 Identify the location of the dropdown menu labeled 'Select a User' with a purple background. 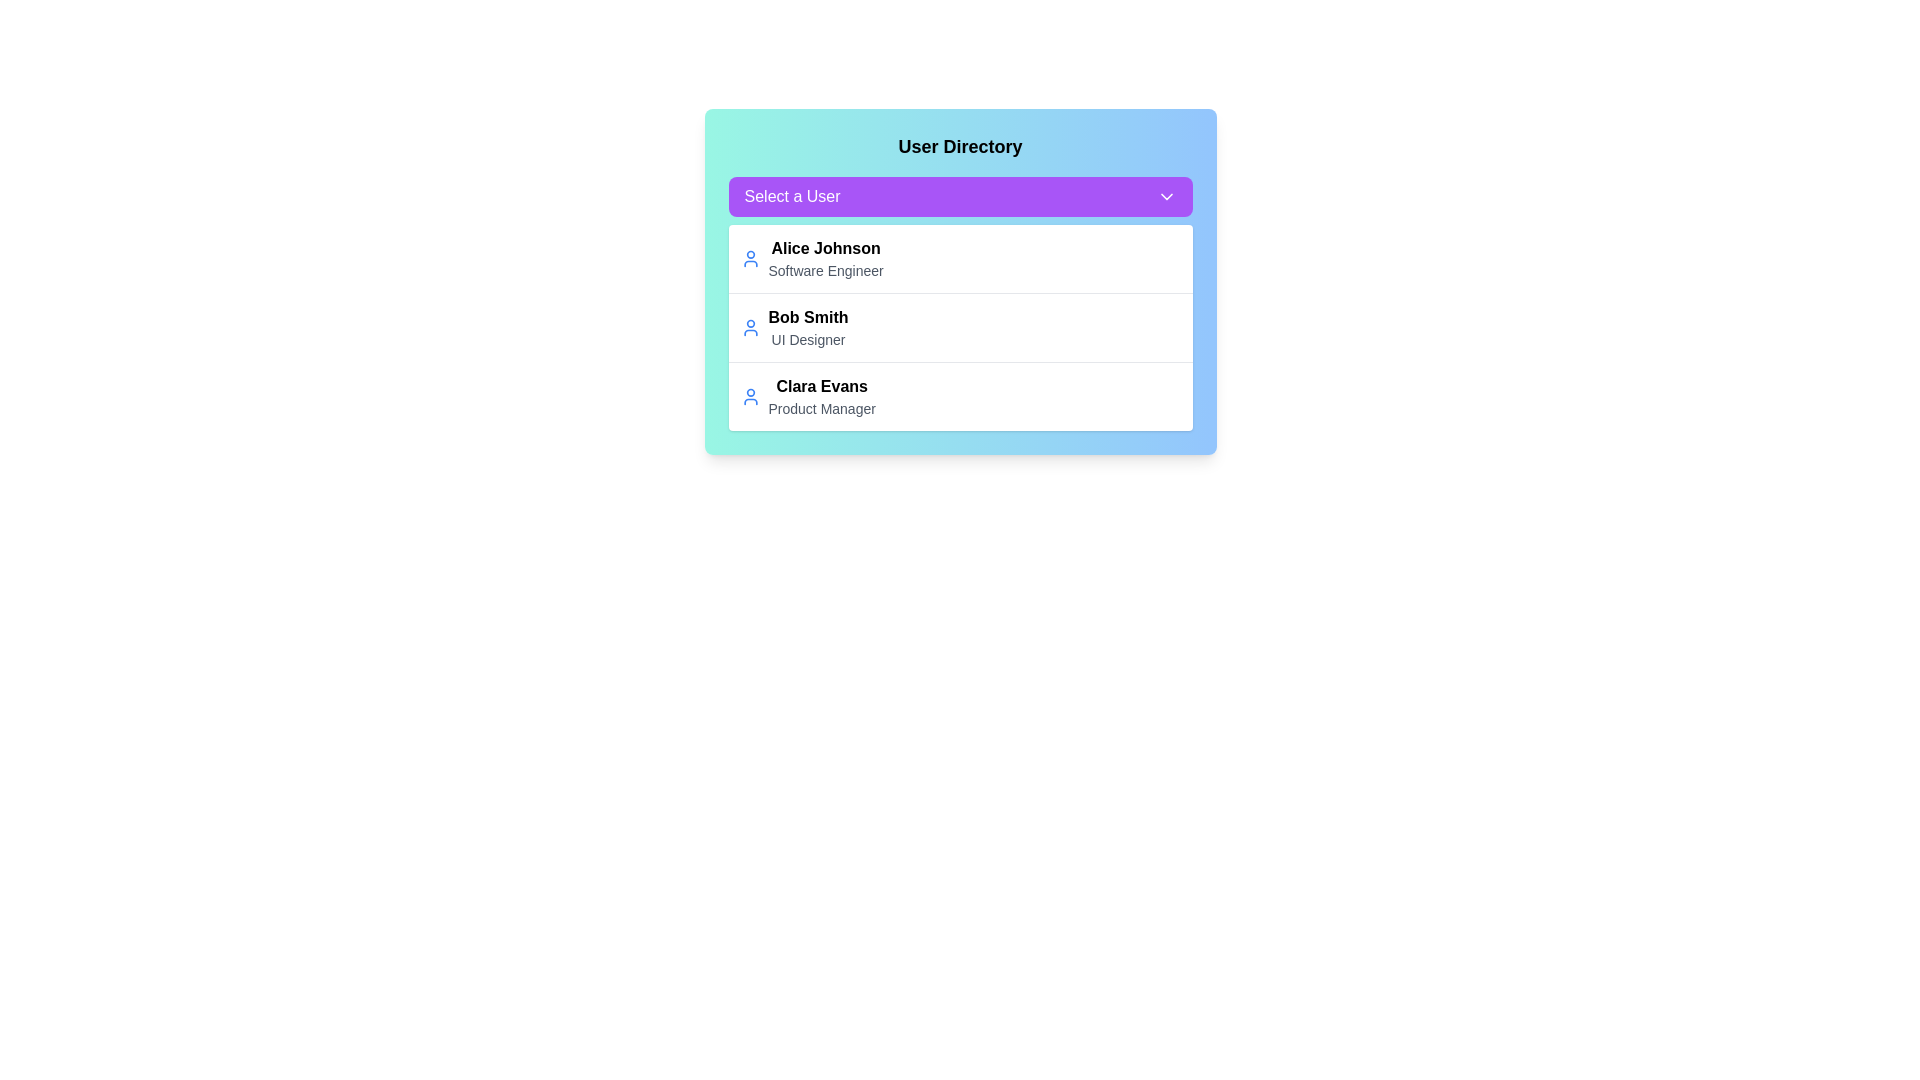
(960, 196).